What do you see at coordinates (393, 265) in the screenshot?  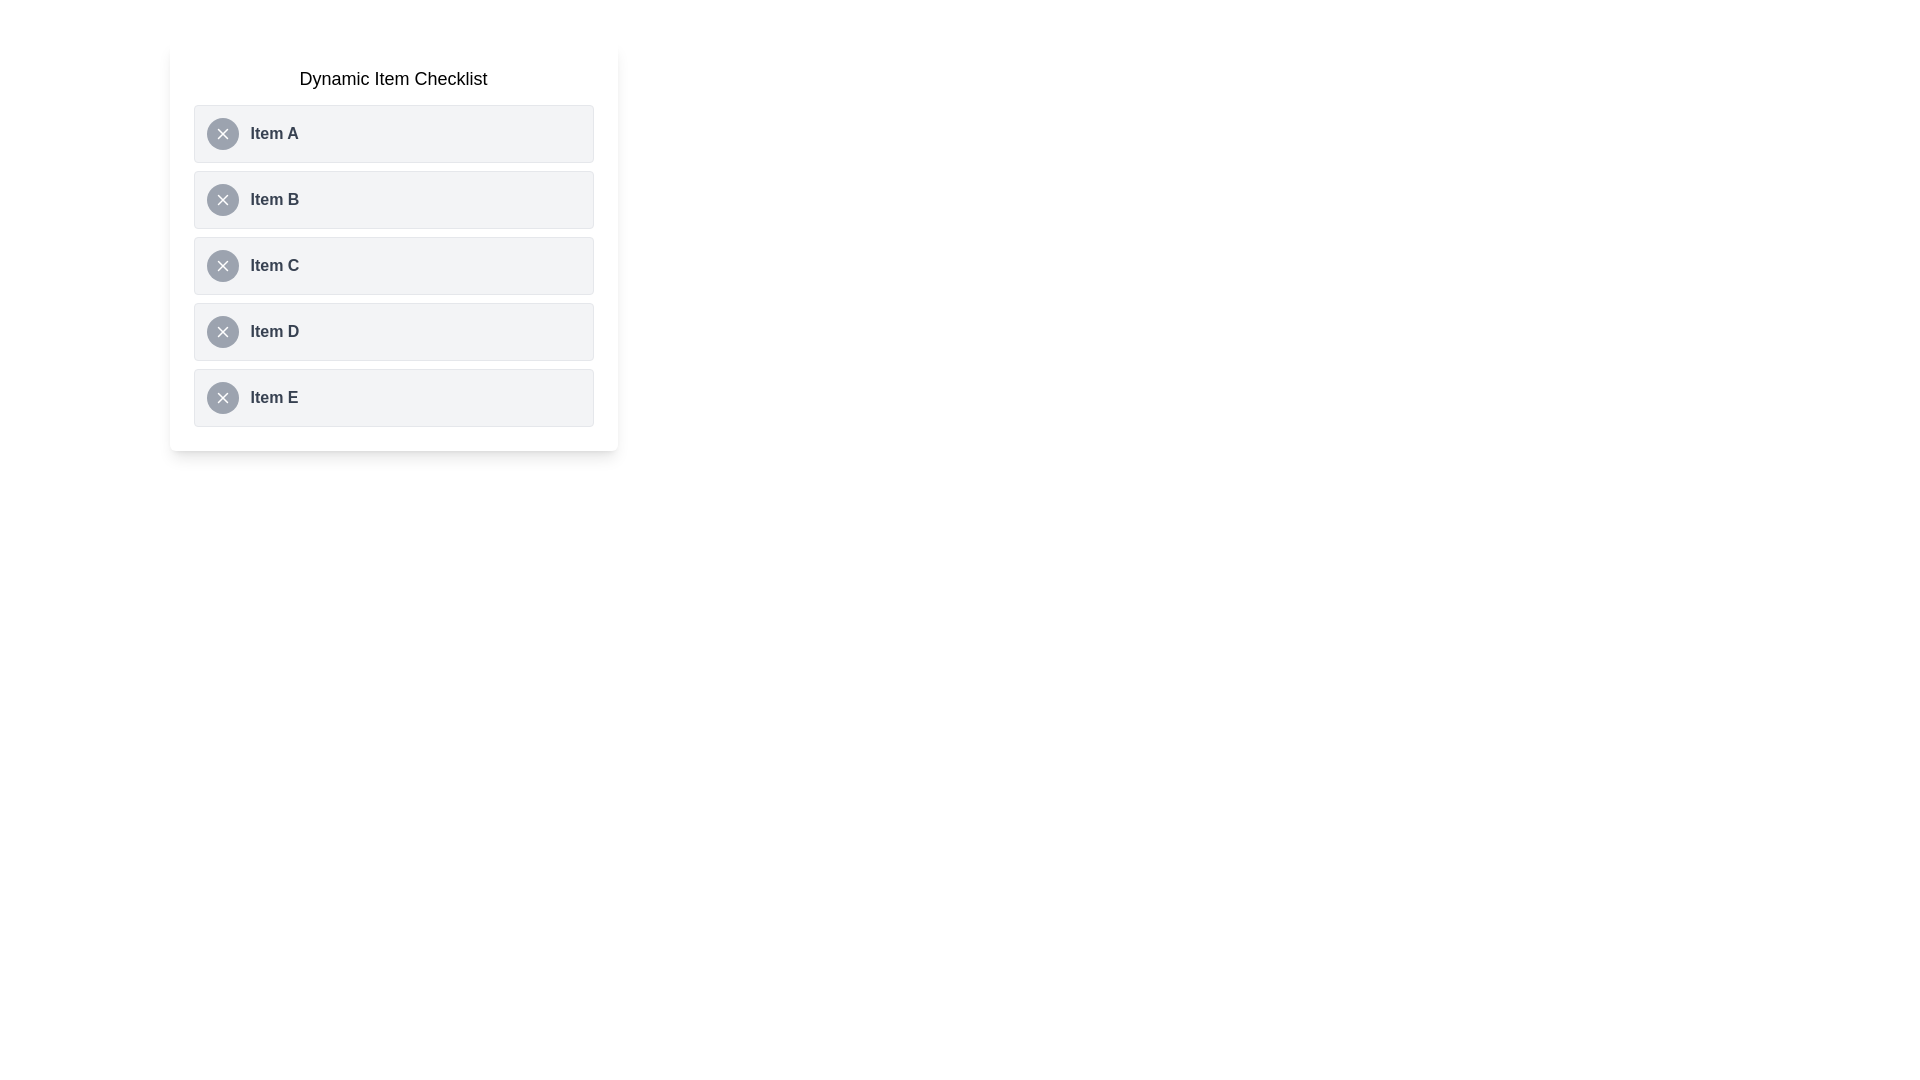 I see `the list item Item C` at bounding box center [393, 265].